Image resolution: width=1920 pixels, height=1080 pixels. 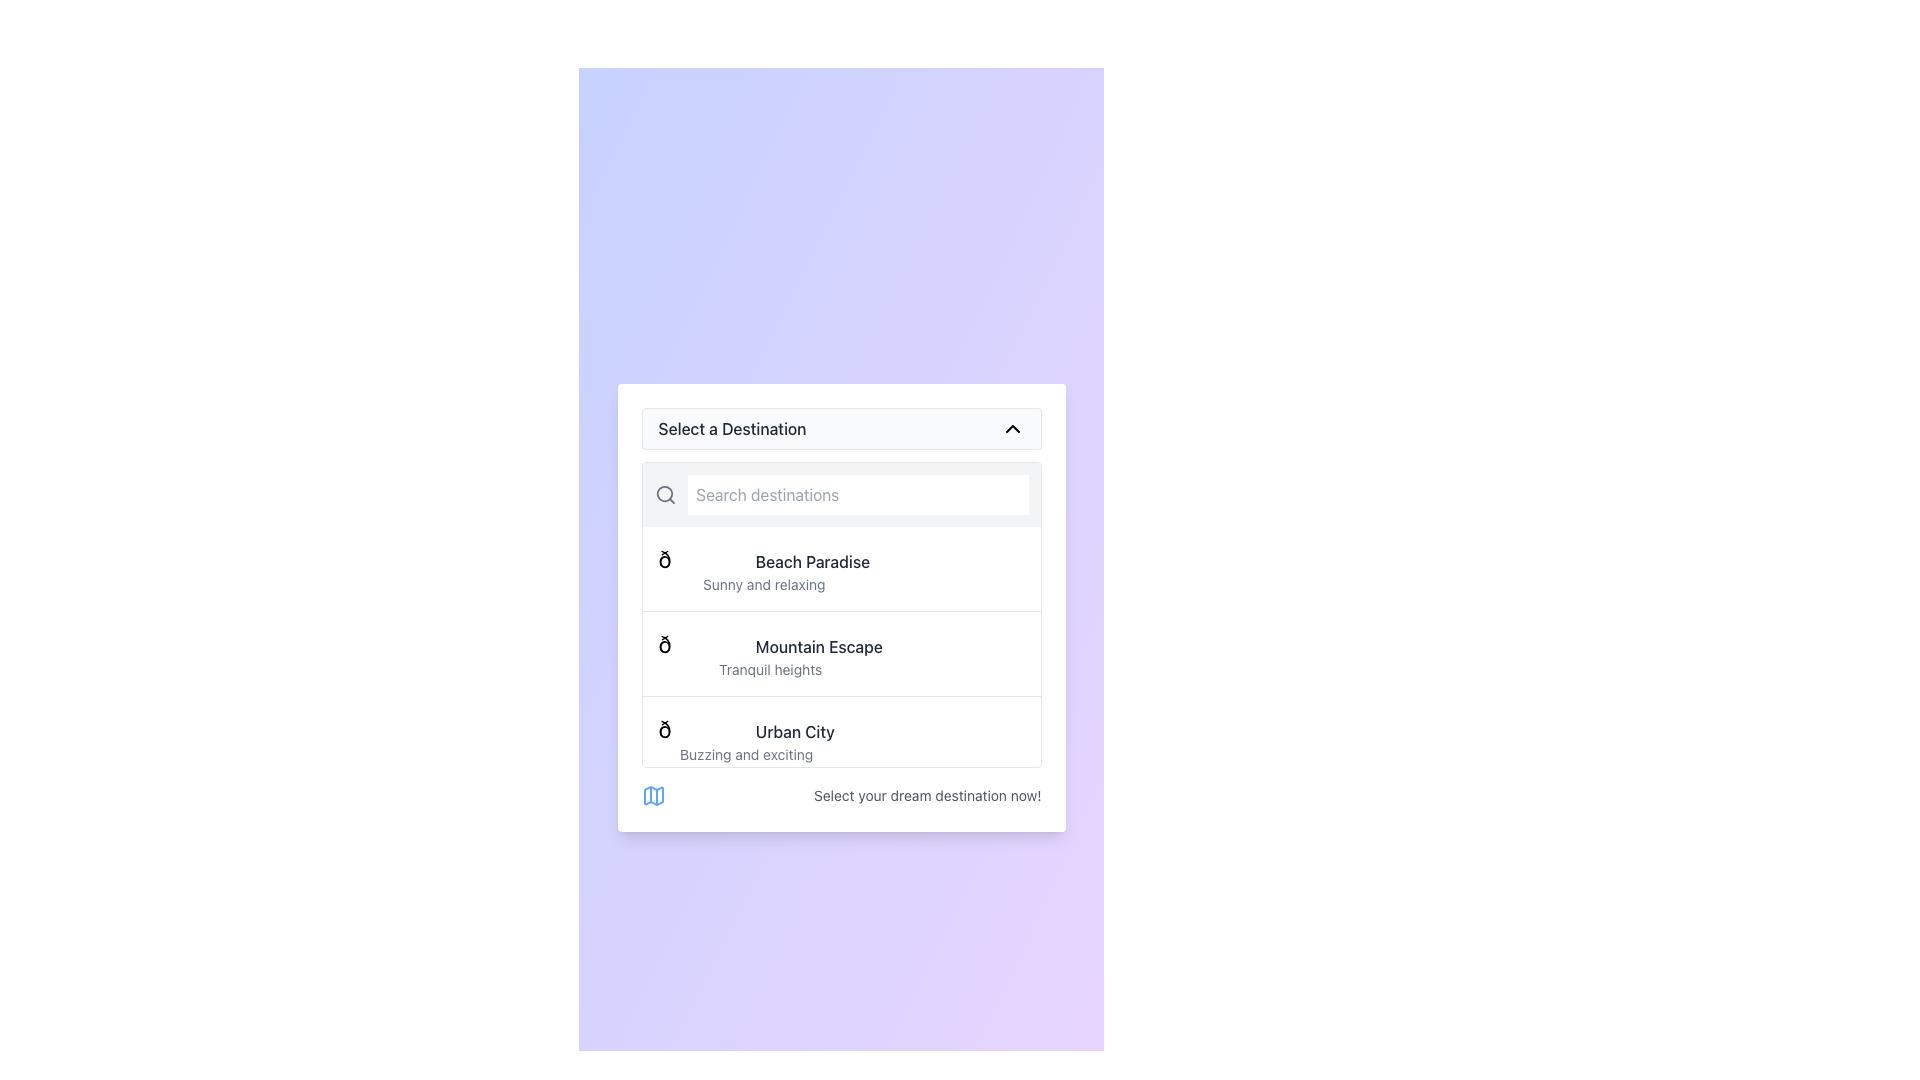 I want to click on the third entry in the dropdown menu list, so click(x=745, y=739).